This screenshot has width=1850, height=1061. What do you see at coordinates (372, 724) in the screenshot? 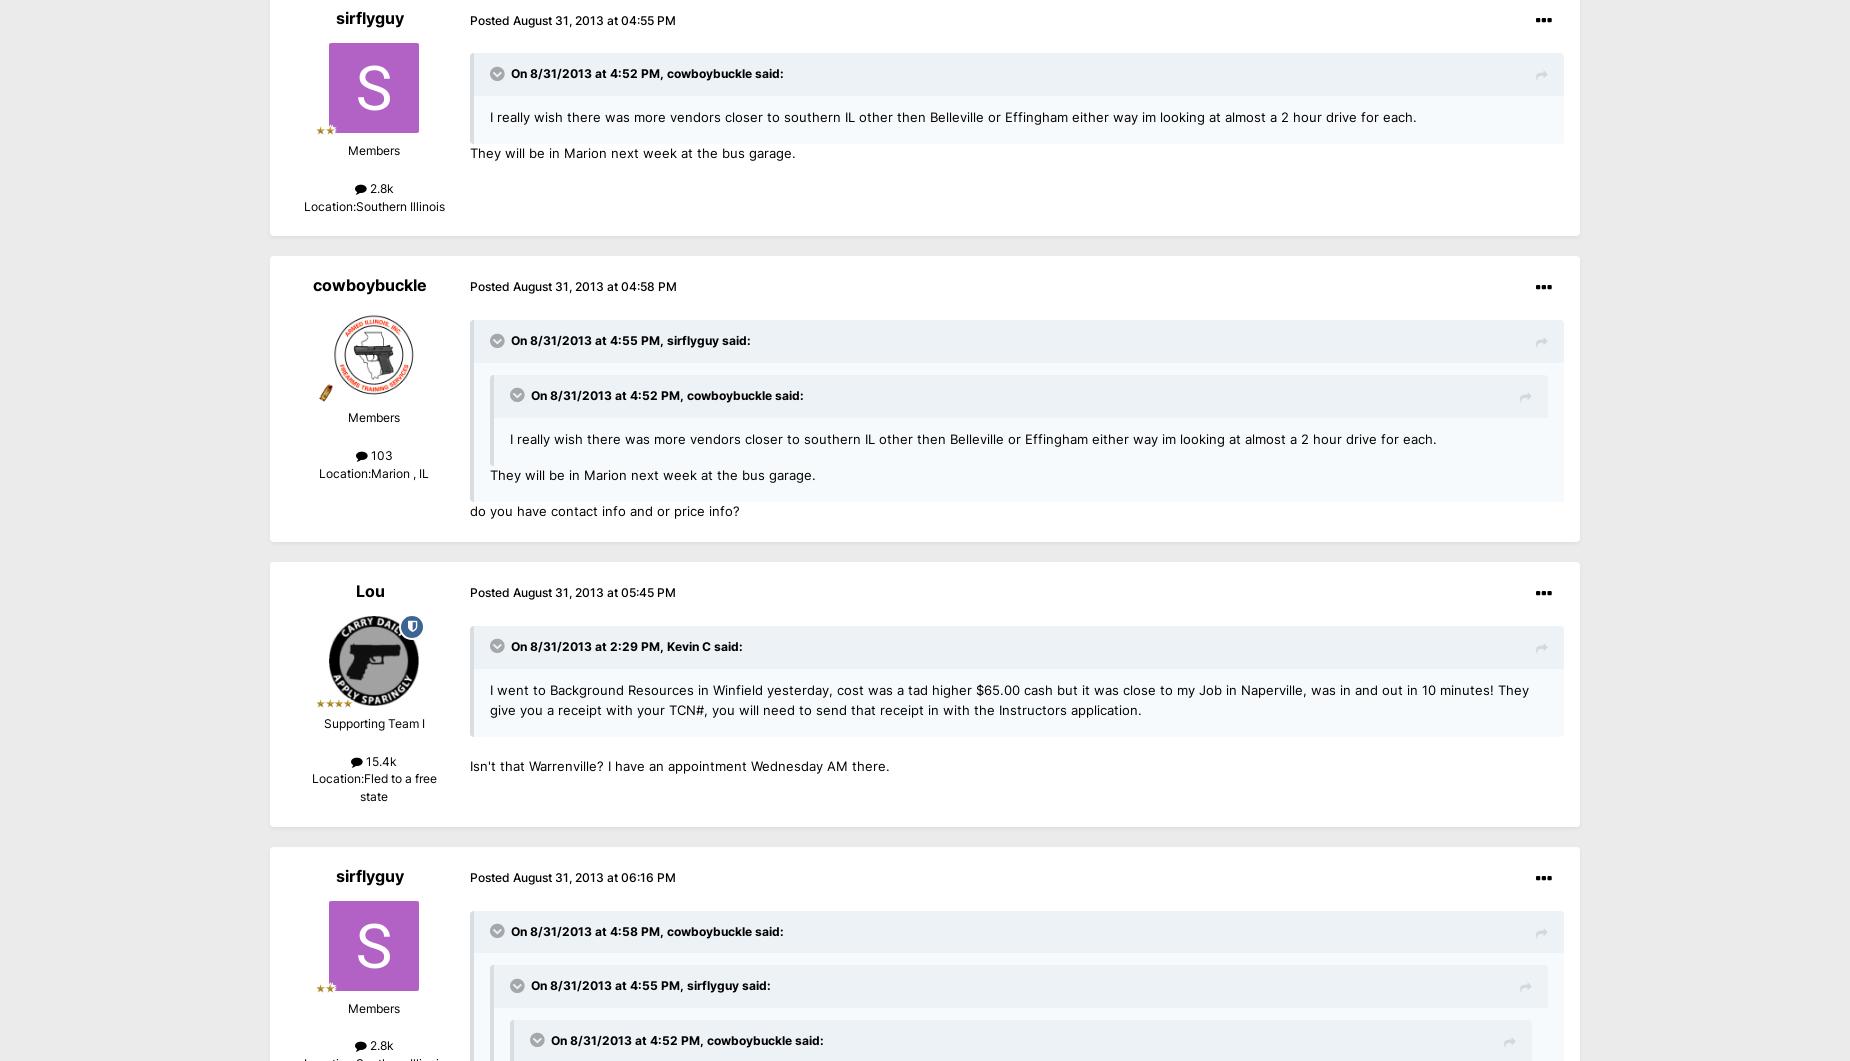
I see `'Supporting Team I'` at bounding box center [372, 724].